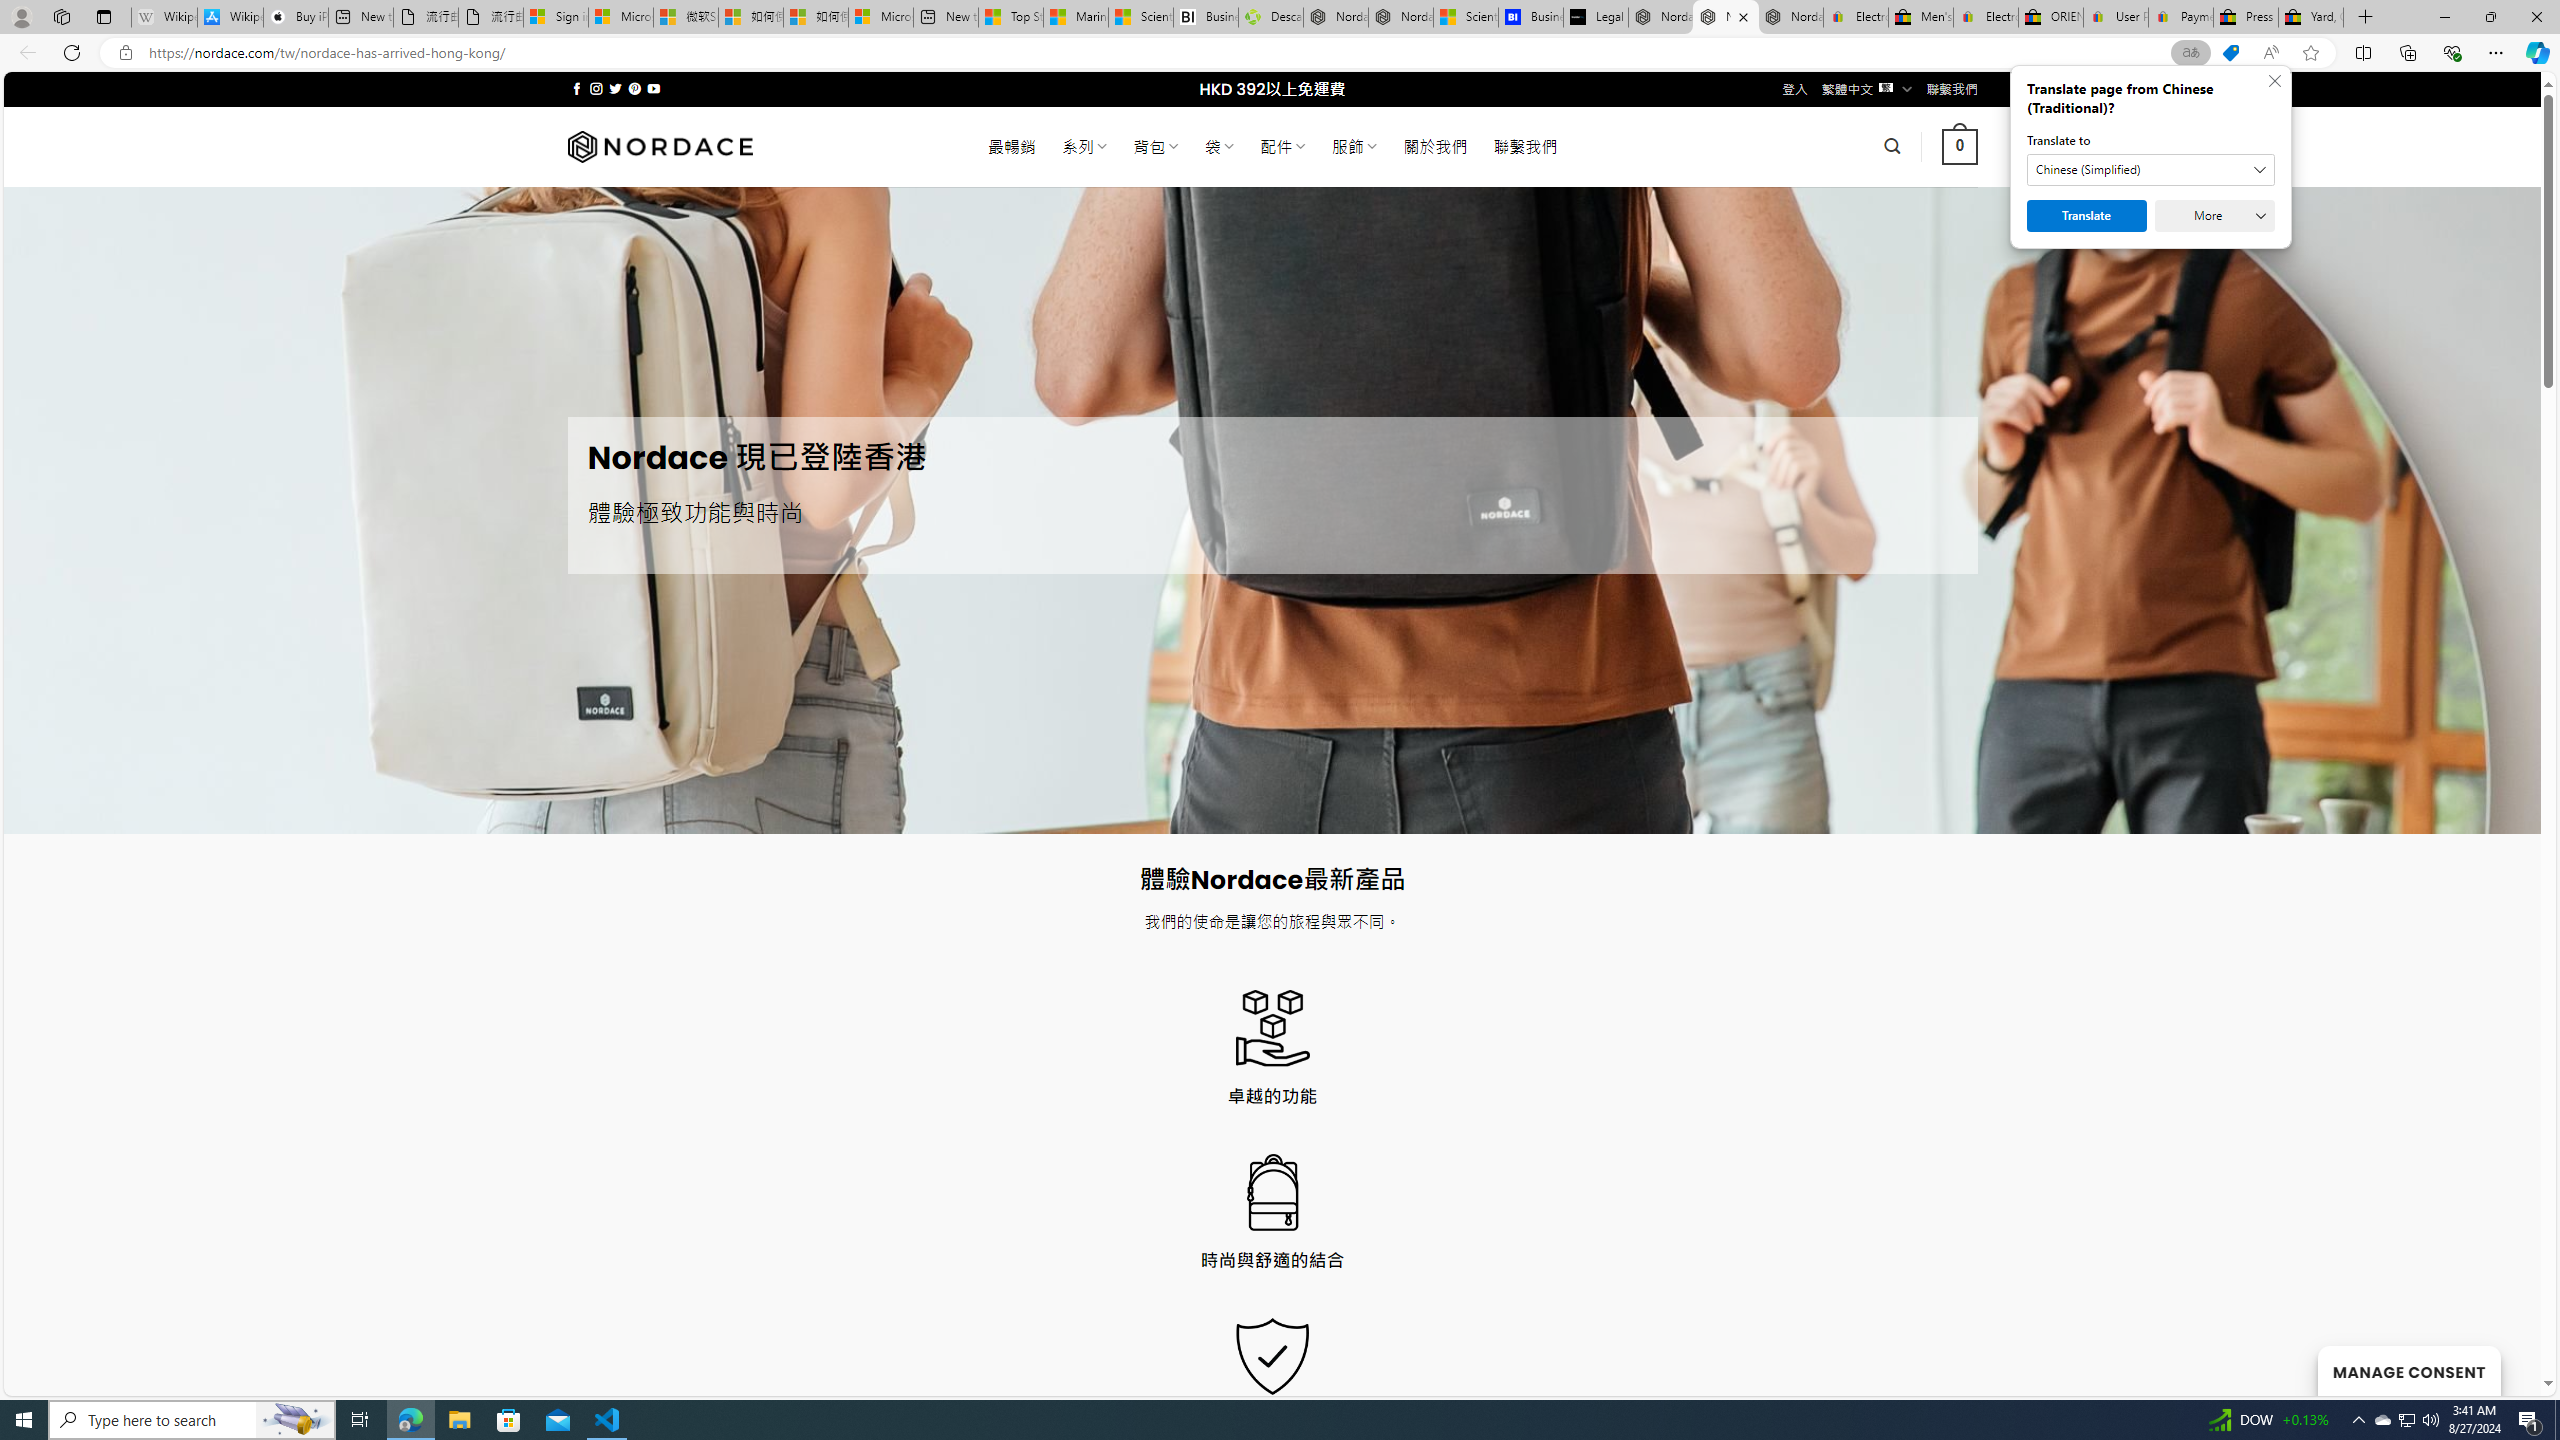  What do you see at coordinates (1960, 145) in the screenshot?
I see `' 0 '` at bounding box center [1960, 145].